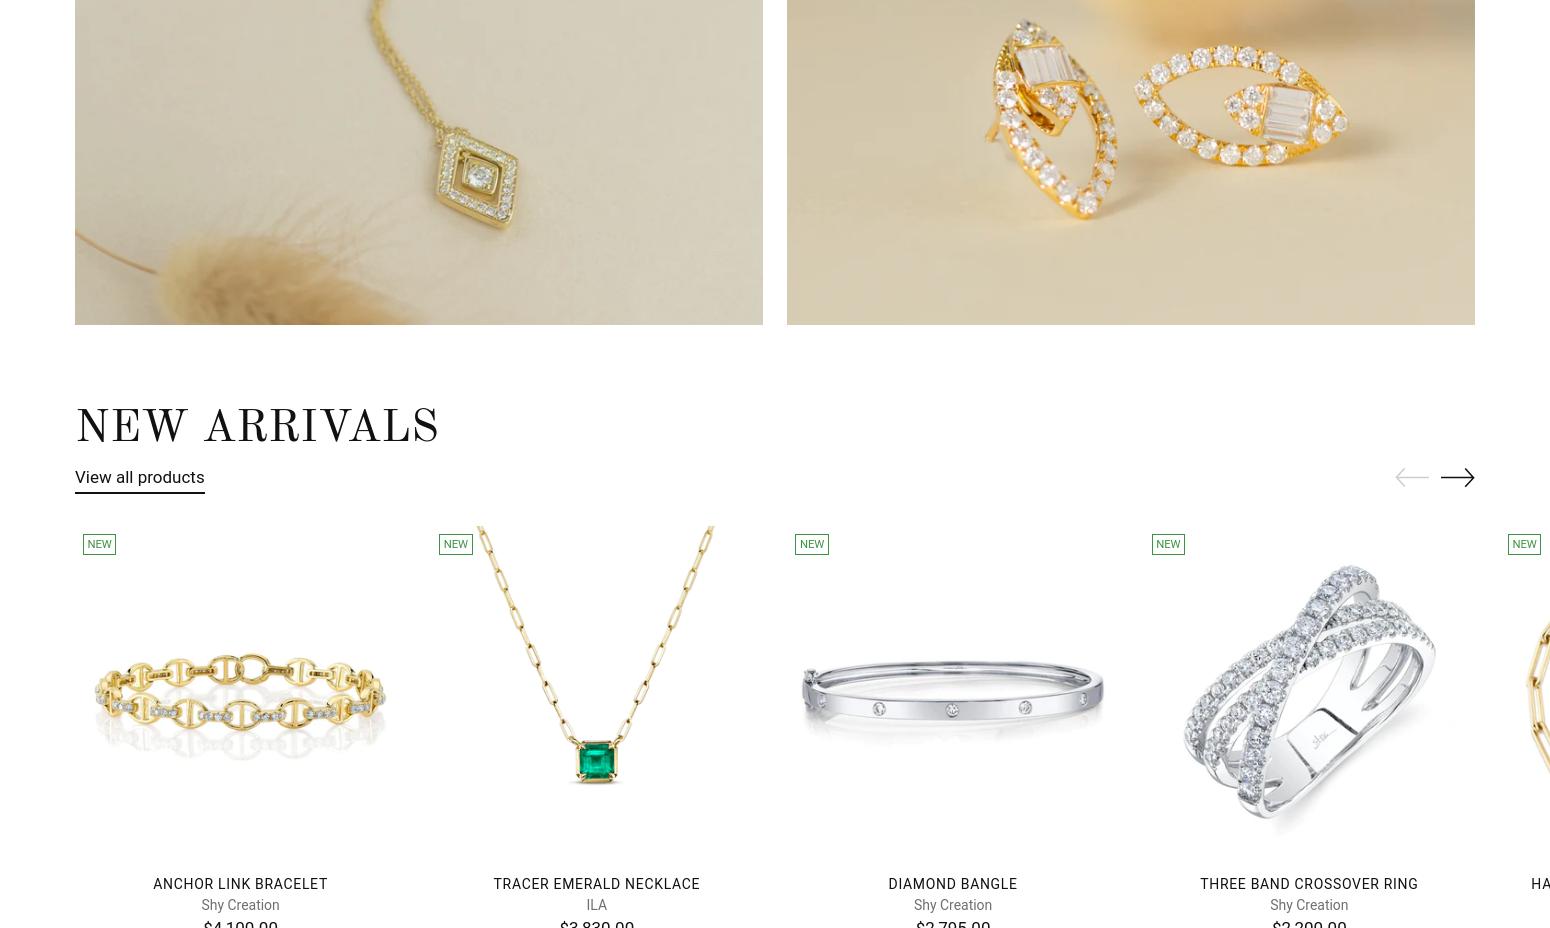  What do you see at coordinates (239, 882) in the screenshot?
I see `'Anchor Link Bracelet'` at bounding box center [239, 882].